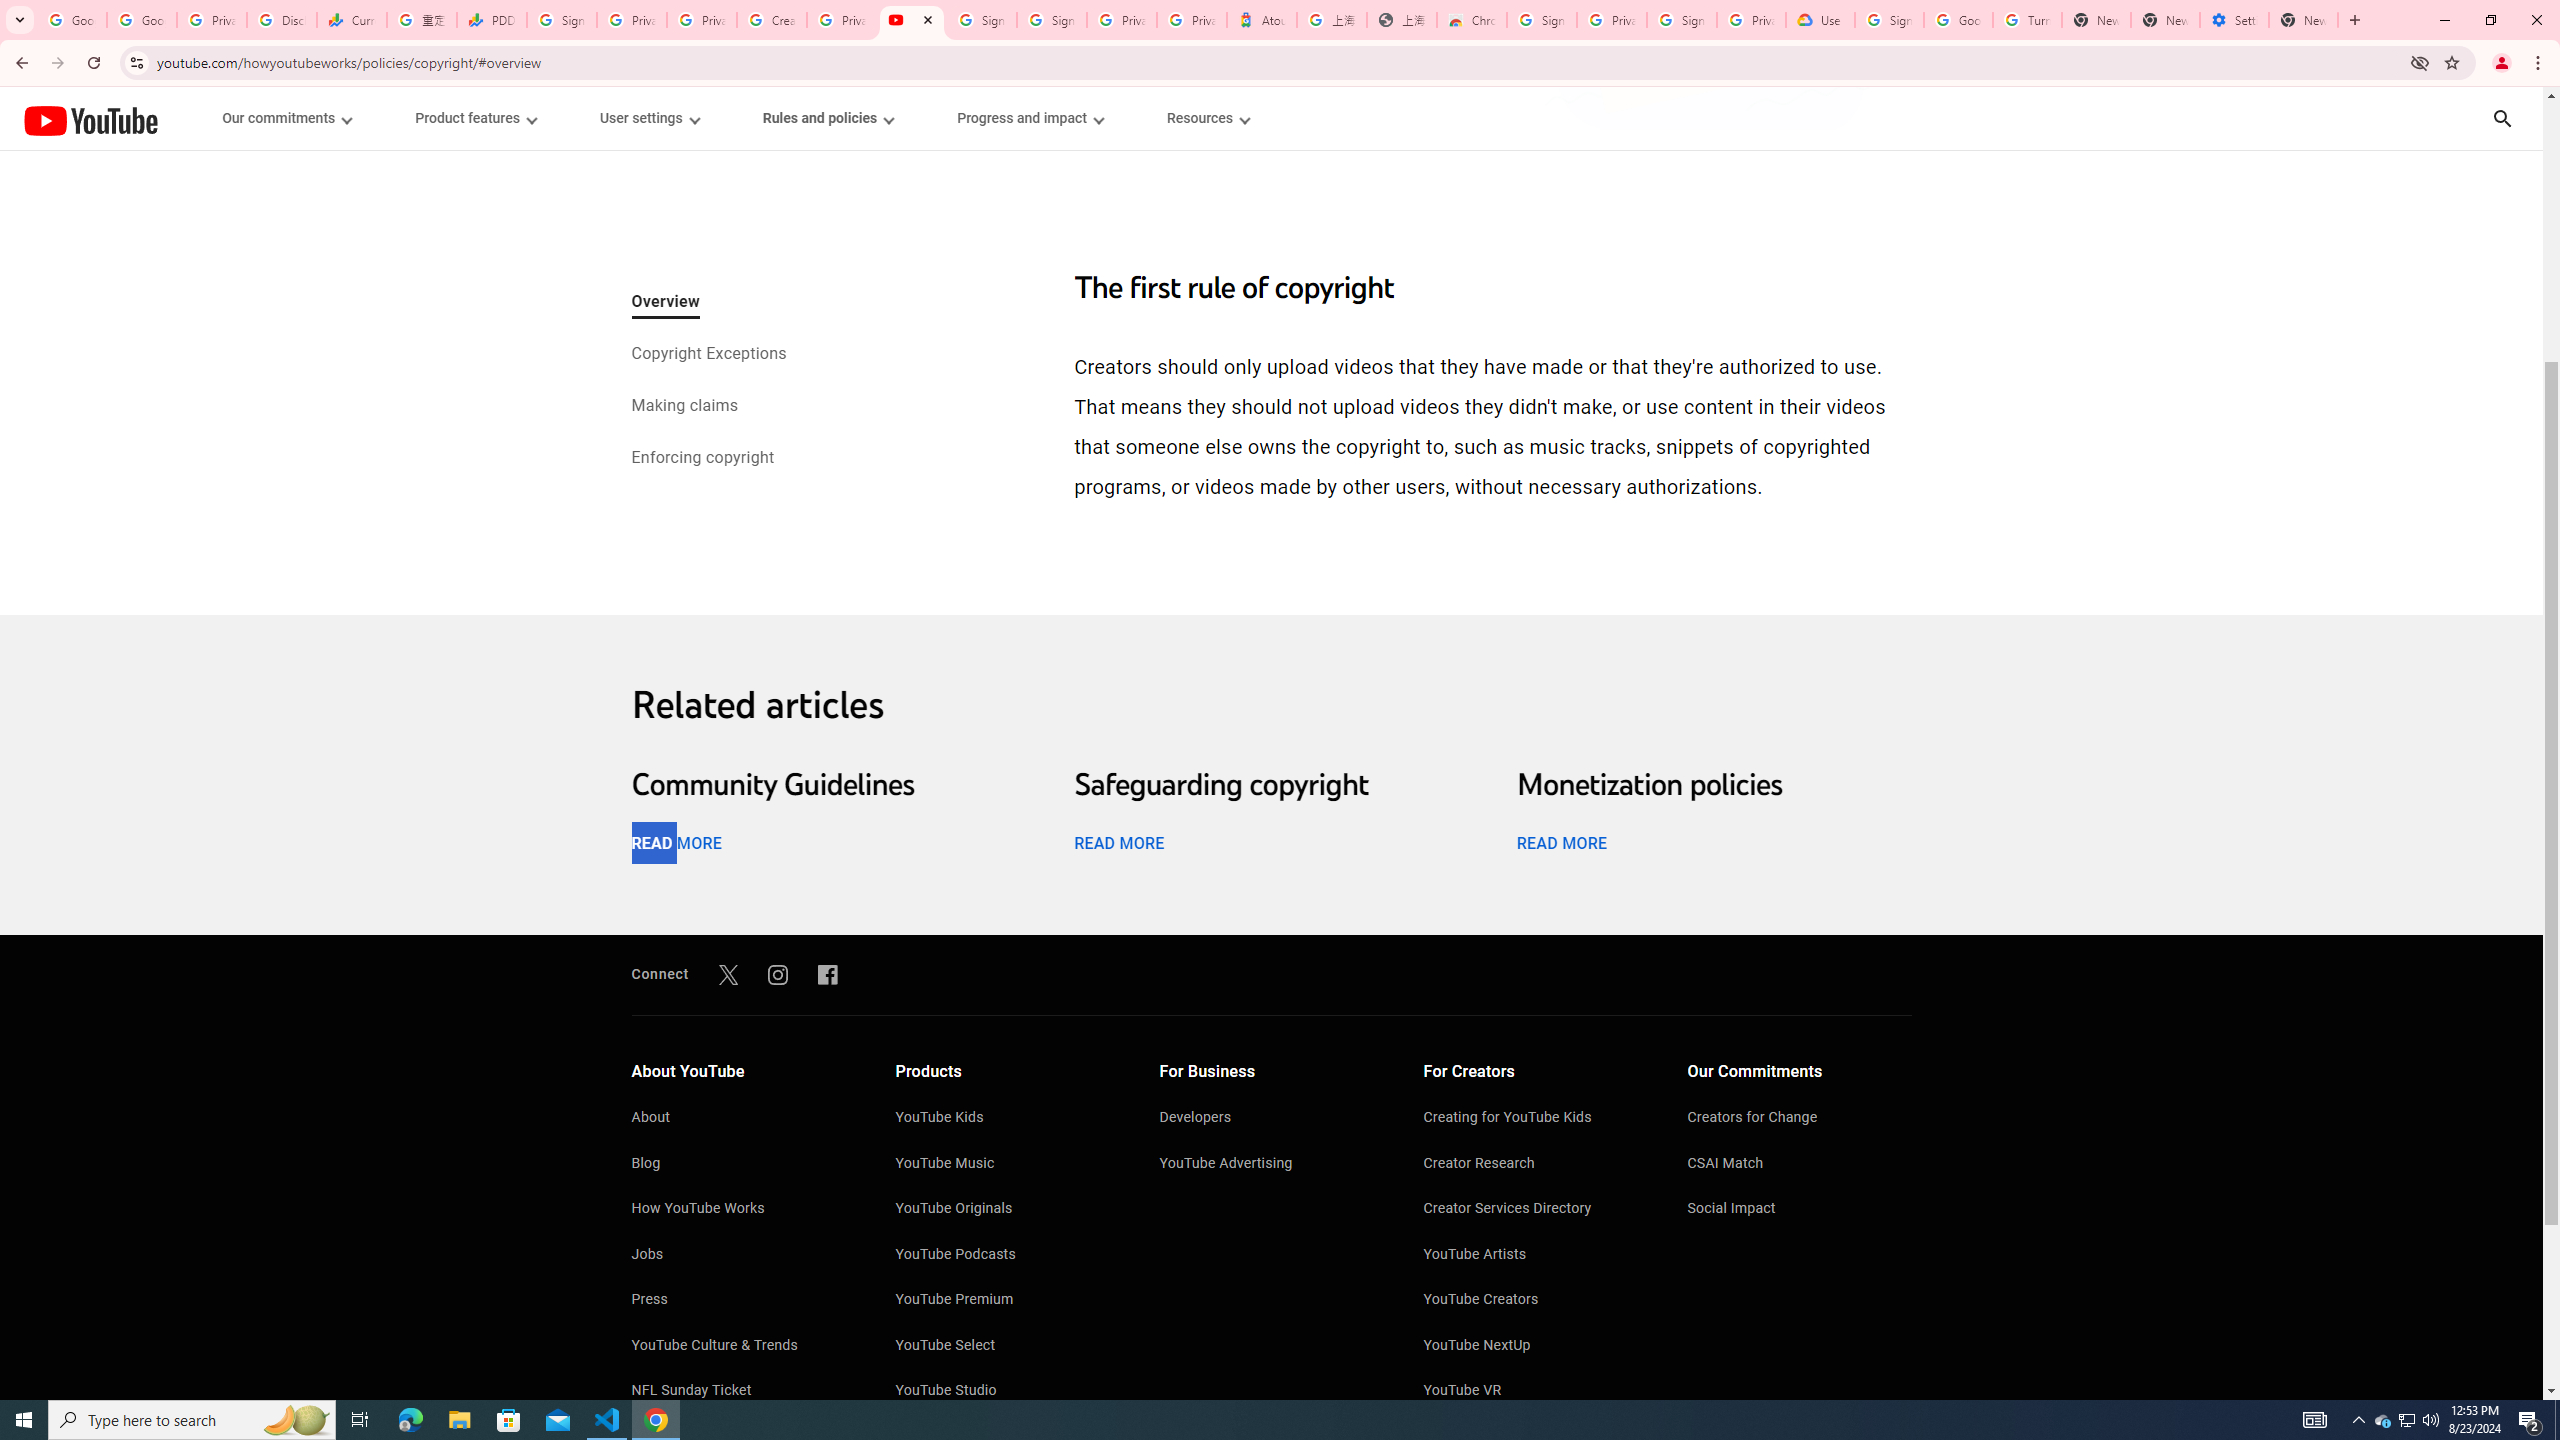 Image resolution: width=2560 pixels, height=1440 pixels. What do you see at coordinates (778, 973) in the screenshot?
I see `'Instagram'` at bounding box center [778, 973].